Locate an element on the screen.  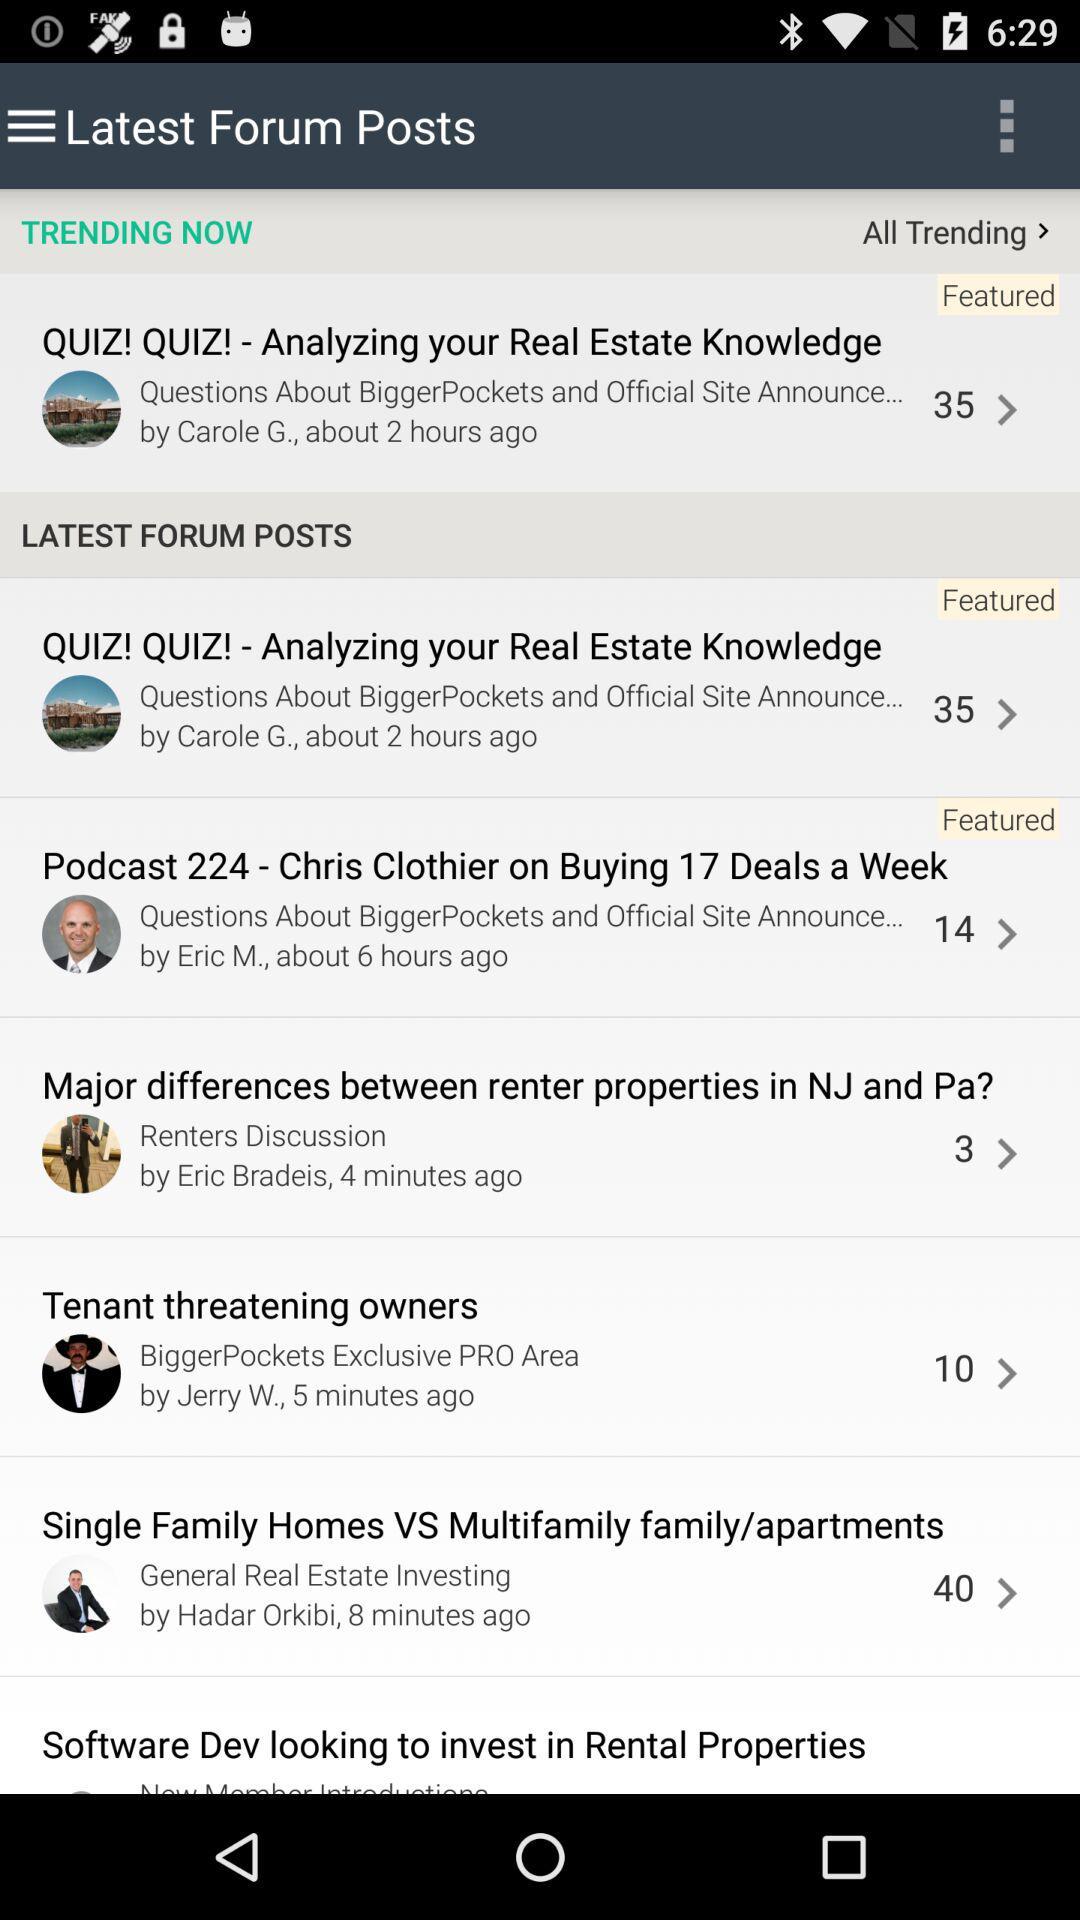
the icon next to the 40 app is located at coordinates (1006, 1592).